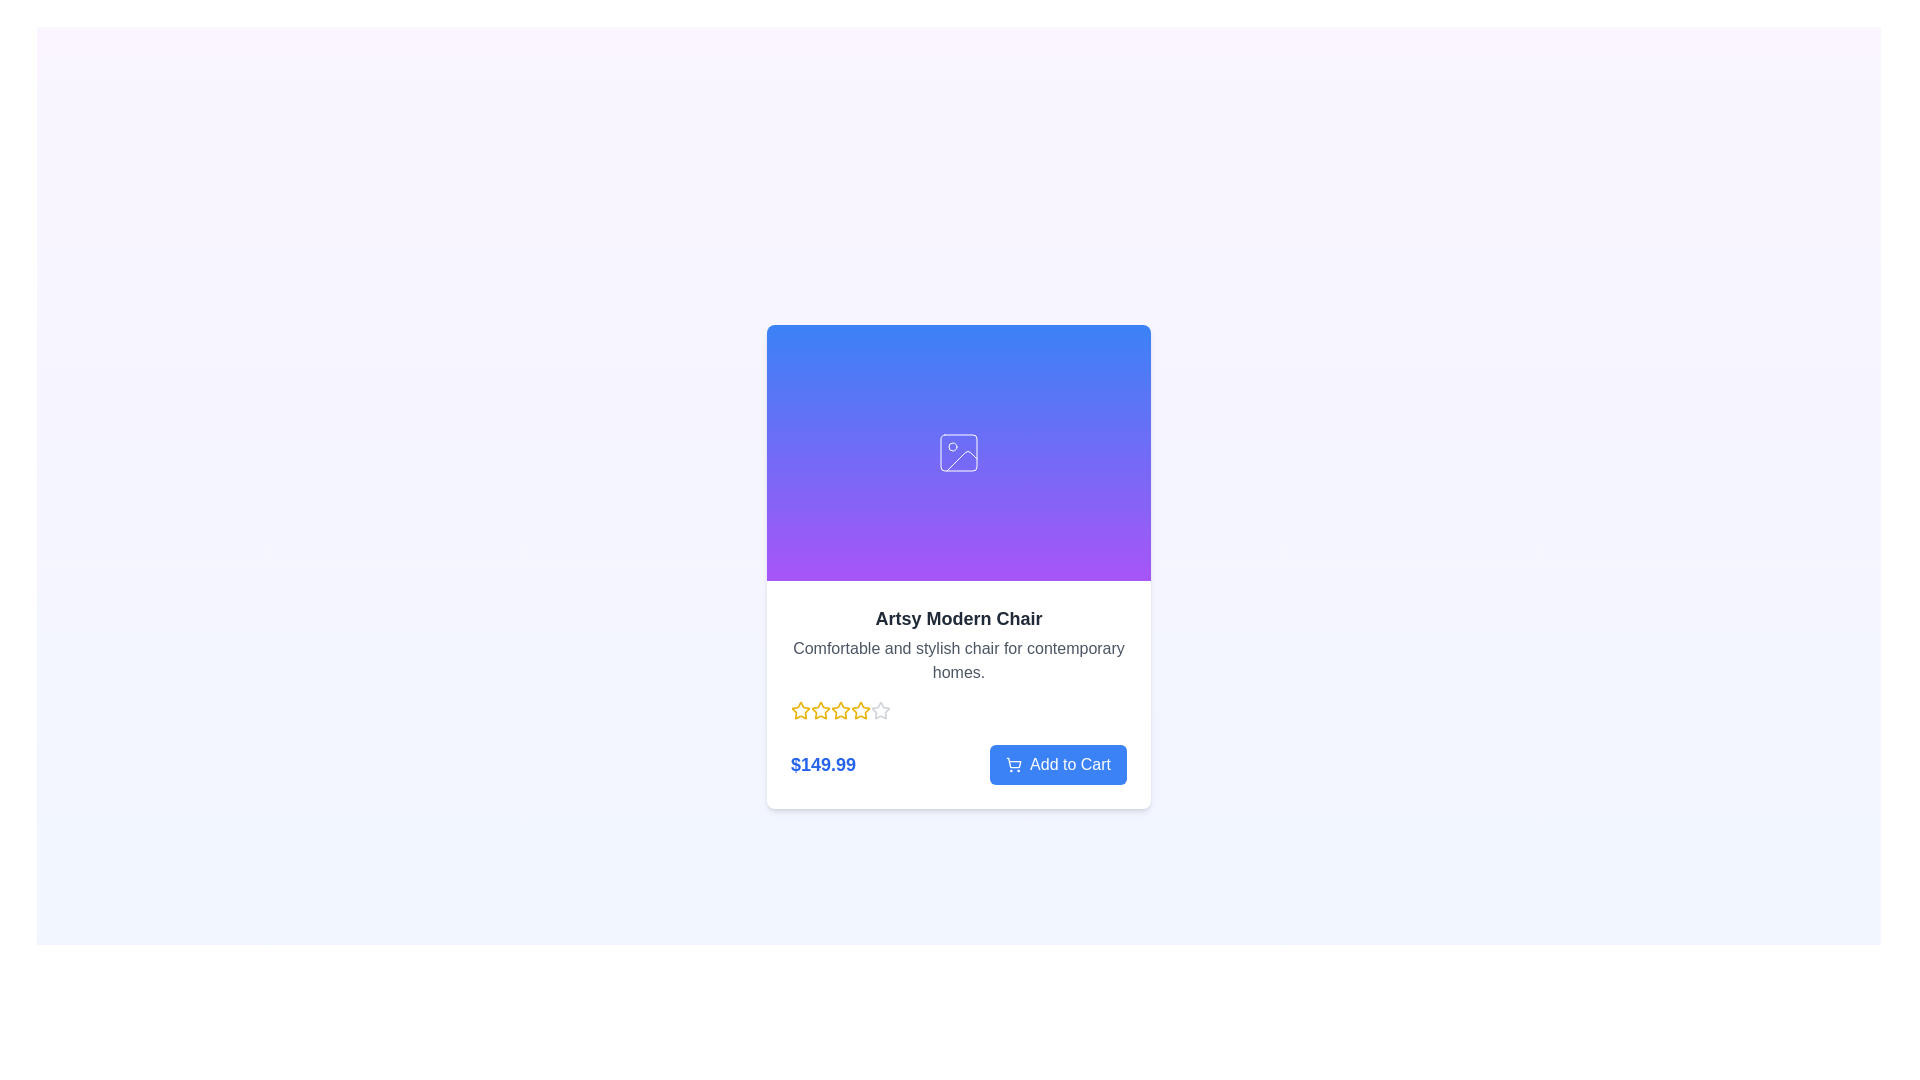 The height and width of the screenshot is (1080, 1920). Describe the element at coordinates (958, 452) in the screenshot. I see `the SVG icon representing an image, which is centered within a vibrant gradient panel above the card title 'Artsy Modern Chair'` at that location.